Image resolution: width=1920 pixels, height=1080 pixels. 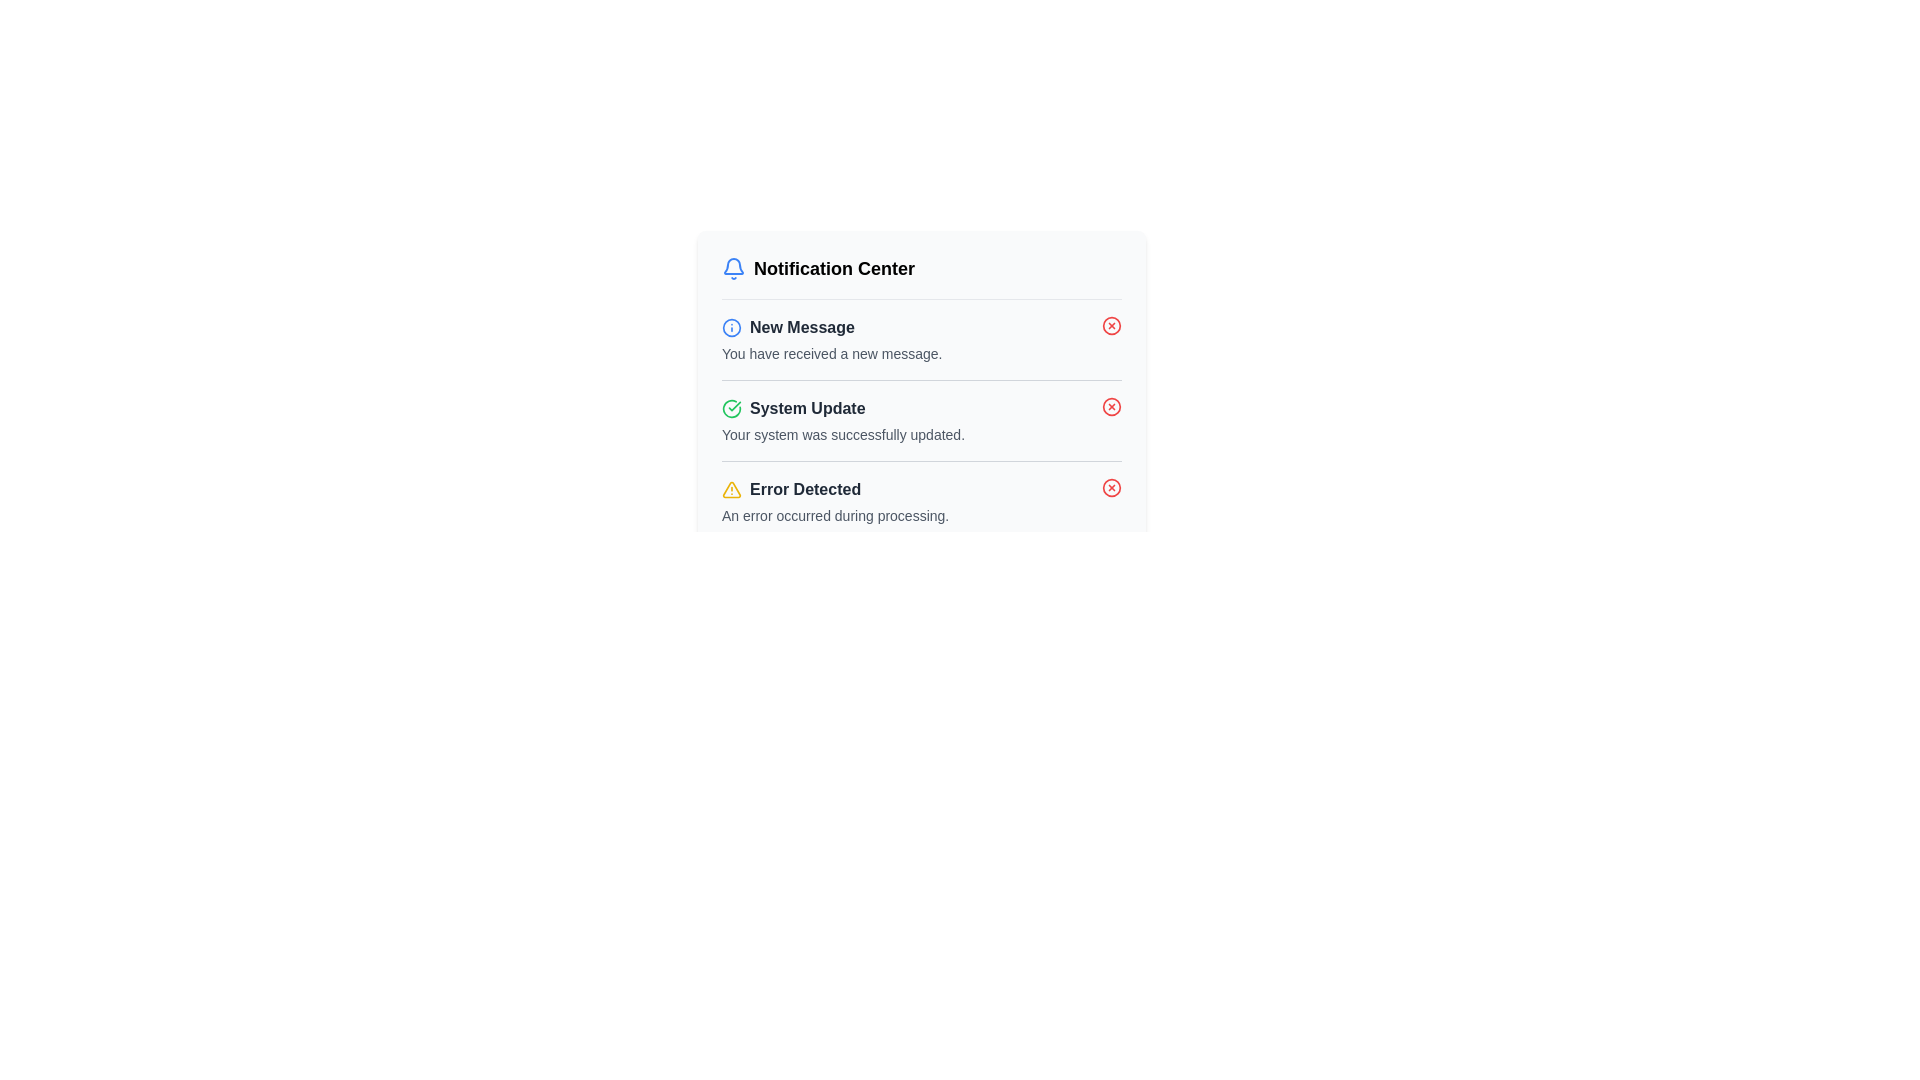 I want to click on the notification component that informs the user about a successful system update by clicking on its title or icon for additional details, so click(x=920, y=419).